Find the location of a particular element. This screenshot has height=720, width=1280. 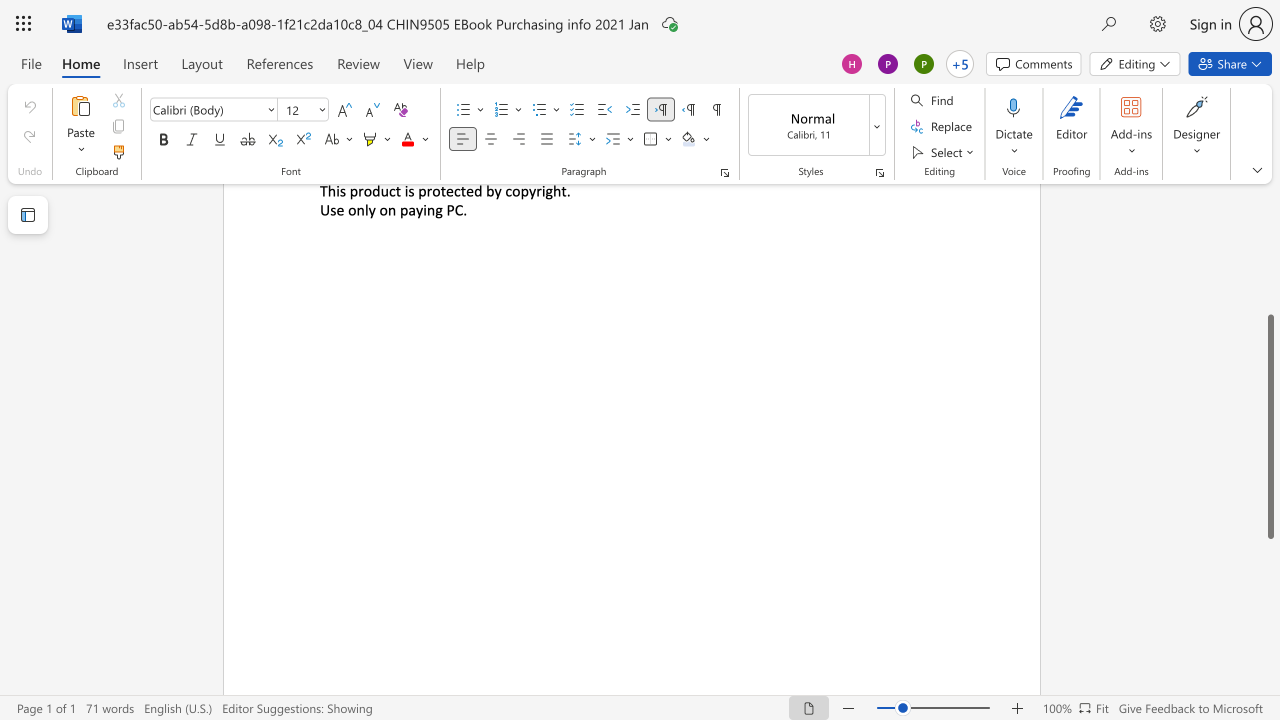

the scrollbar and move down 20 pixels is located at coordinates (1269, 426).